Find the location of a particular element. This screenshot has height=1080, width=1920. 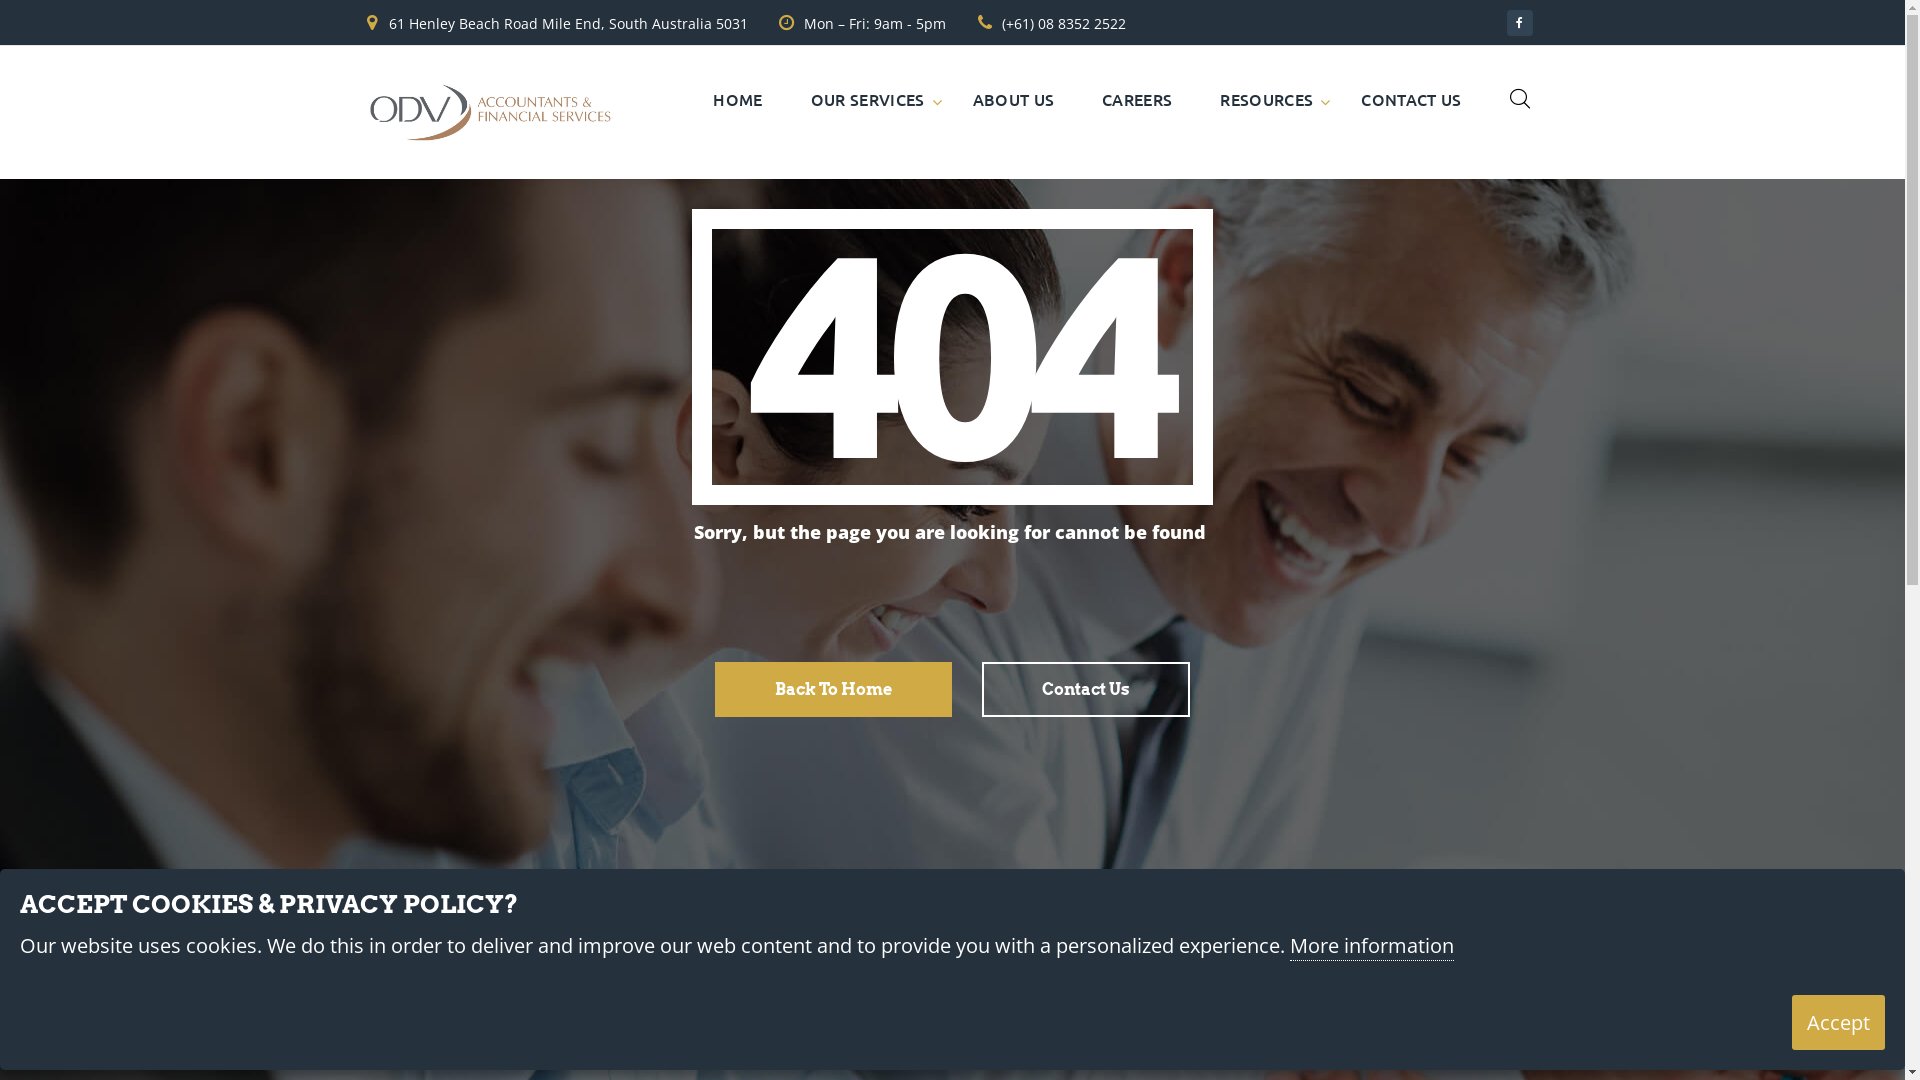

'HOME' is located at coordinates (736, 99).